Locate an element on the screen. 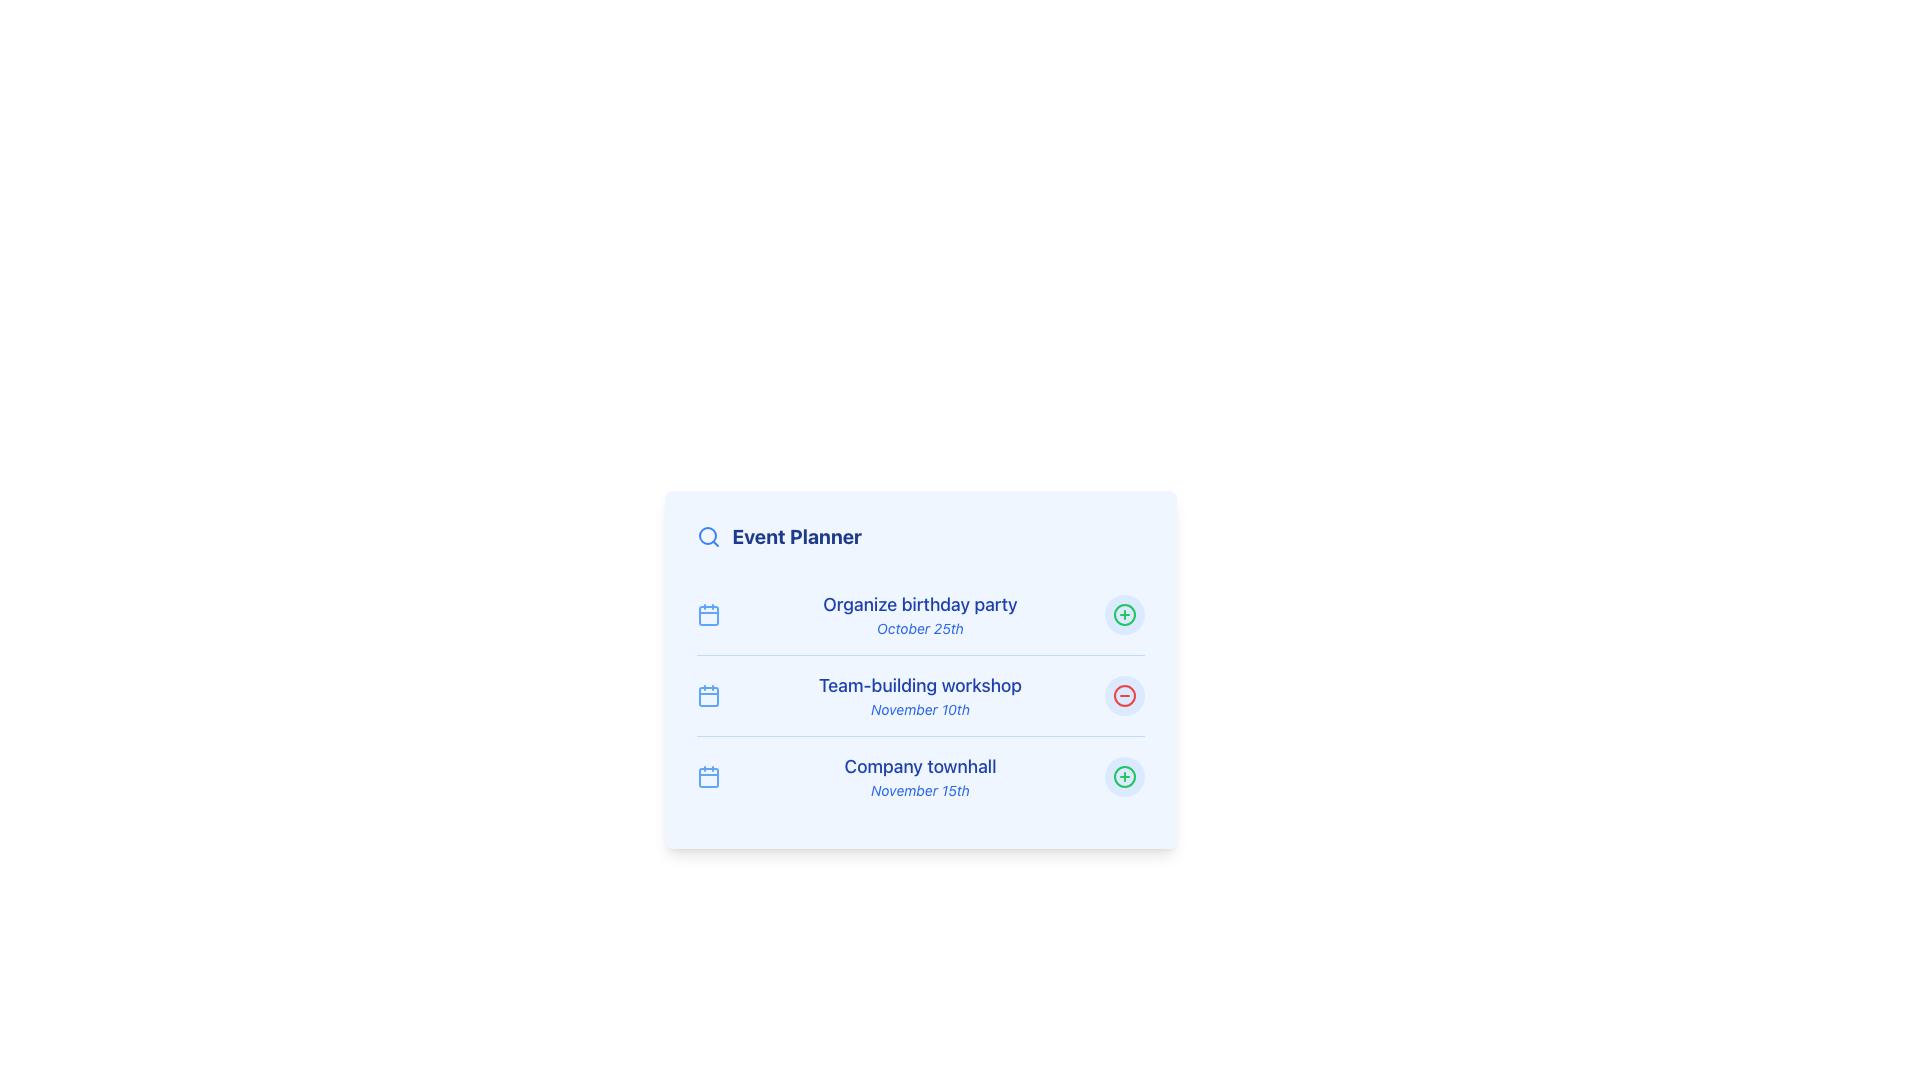 The image size is (1920, 1080). the static text label displaying the date for the 'Company townhall' event, located at the bottom of the list item for the event in the event planner interface is located at coordinates (919, 789).